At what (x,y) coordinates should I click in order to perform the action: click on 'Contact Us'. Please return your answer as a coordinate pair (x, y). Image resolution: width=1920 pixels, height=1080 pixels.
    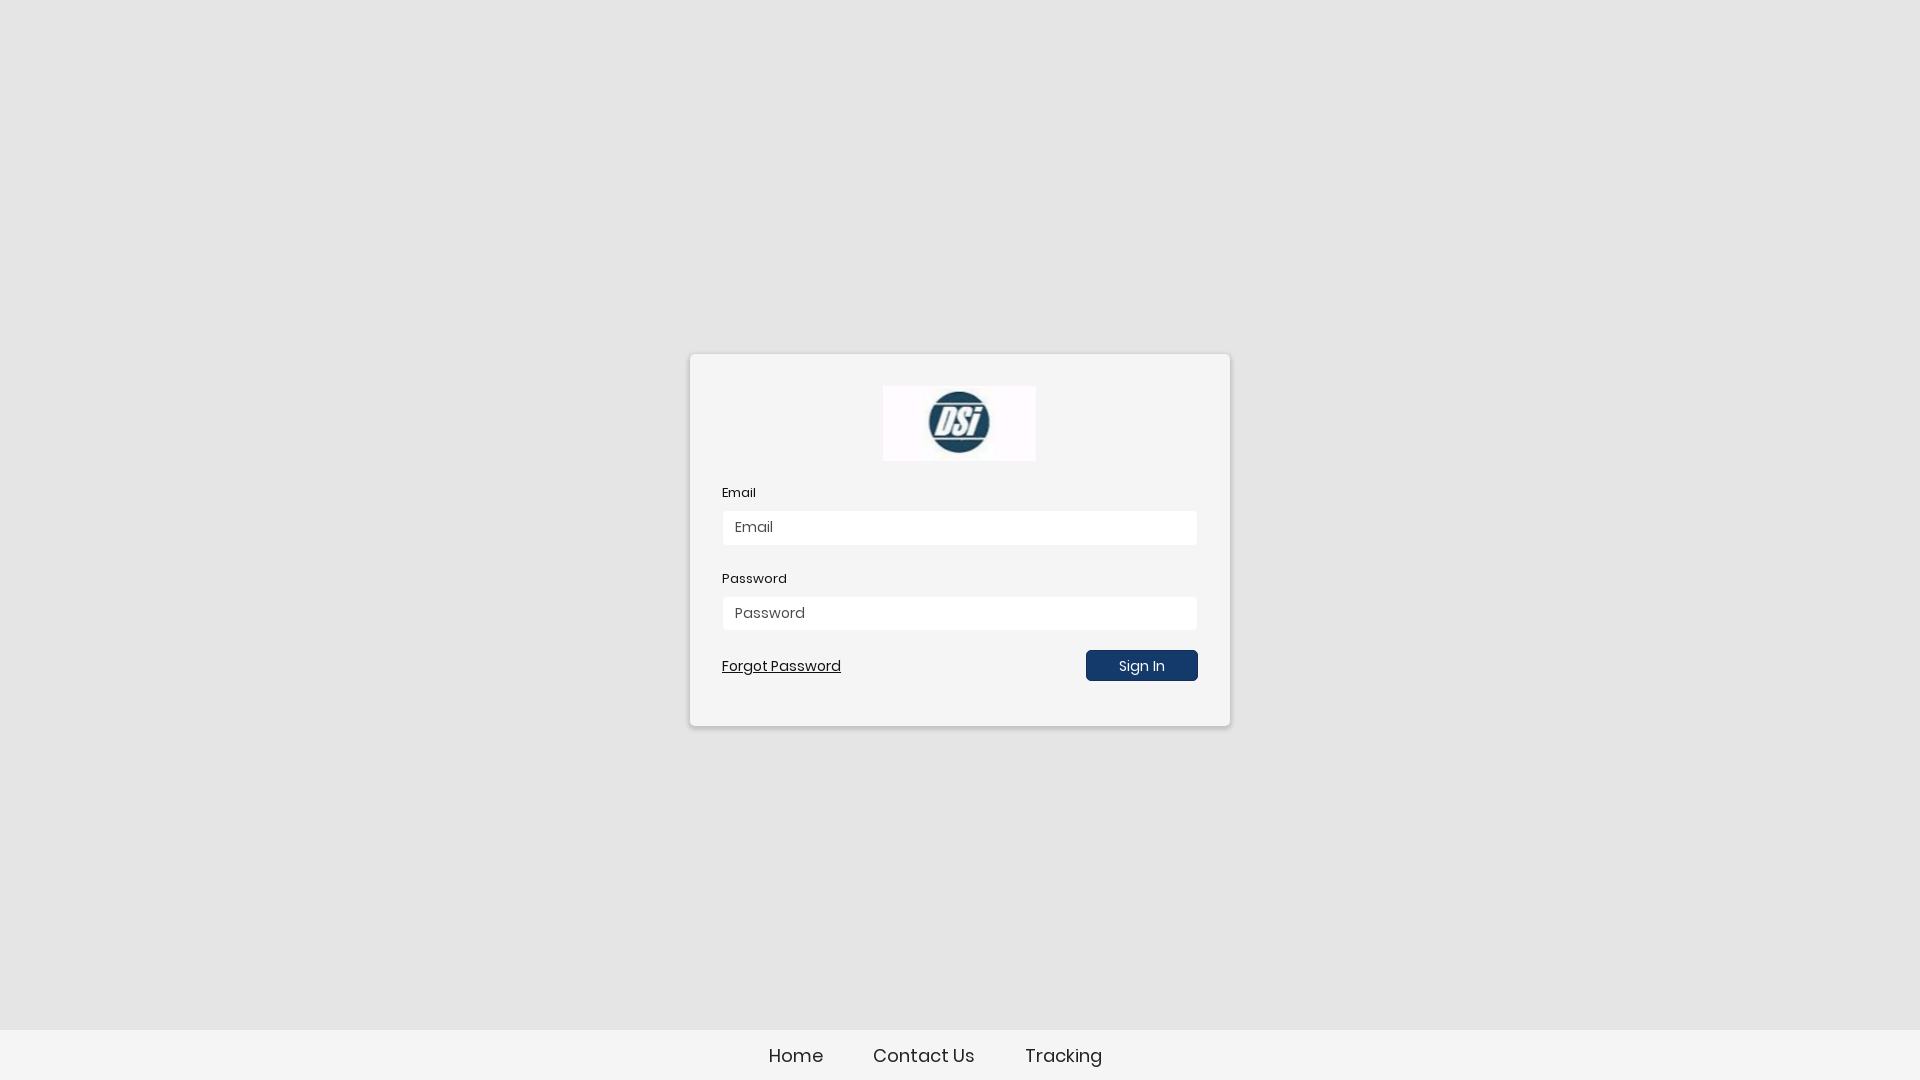
    Looking at the image, I should click on (921, 1054).